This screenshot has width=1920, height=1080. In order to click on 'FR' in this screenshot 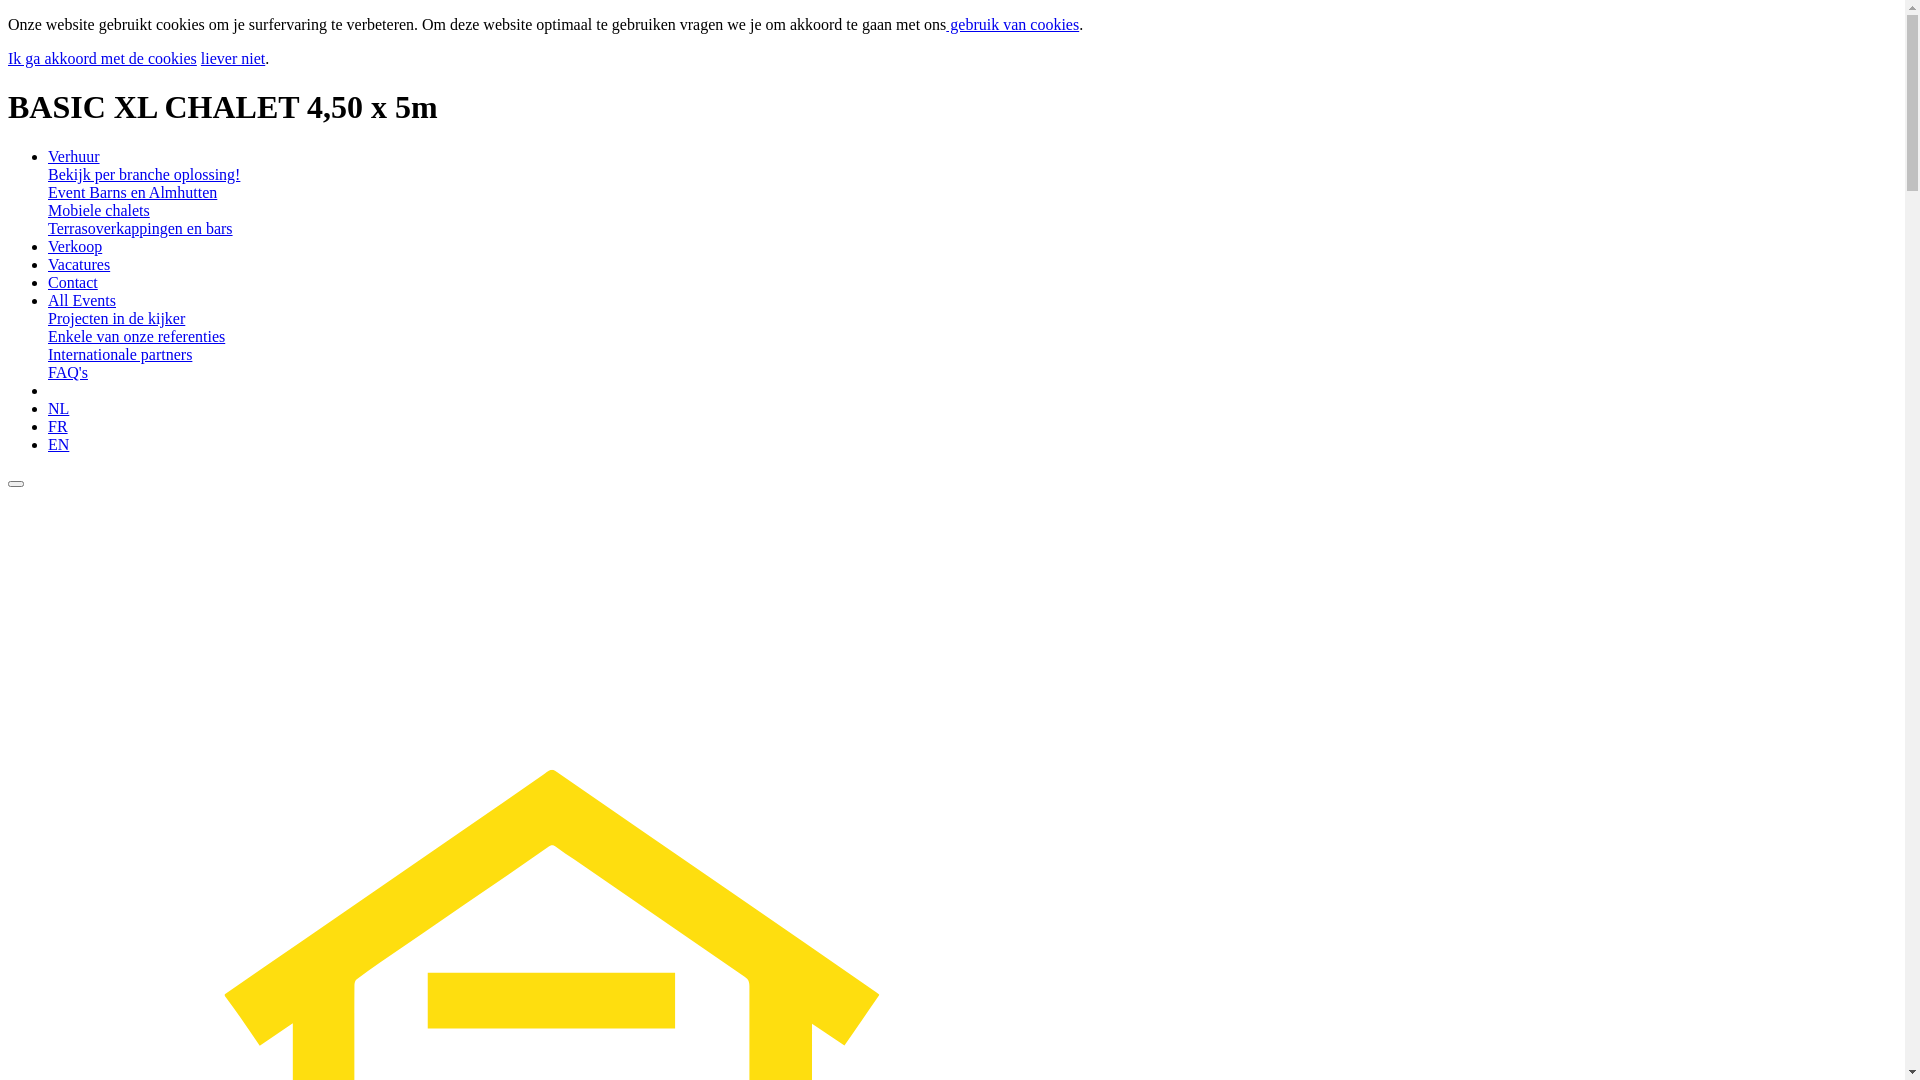, I will do `click(57, 425)`.